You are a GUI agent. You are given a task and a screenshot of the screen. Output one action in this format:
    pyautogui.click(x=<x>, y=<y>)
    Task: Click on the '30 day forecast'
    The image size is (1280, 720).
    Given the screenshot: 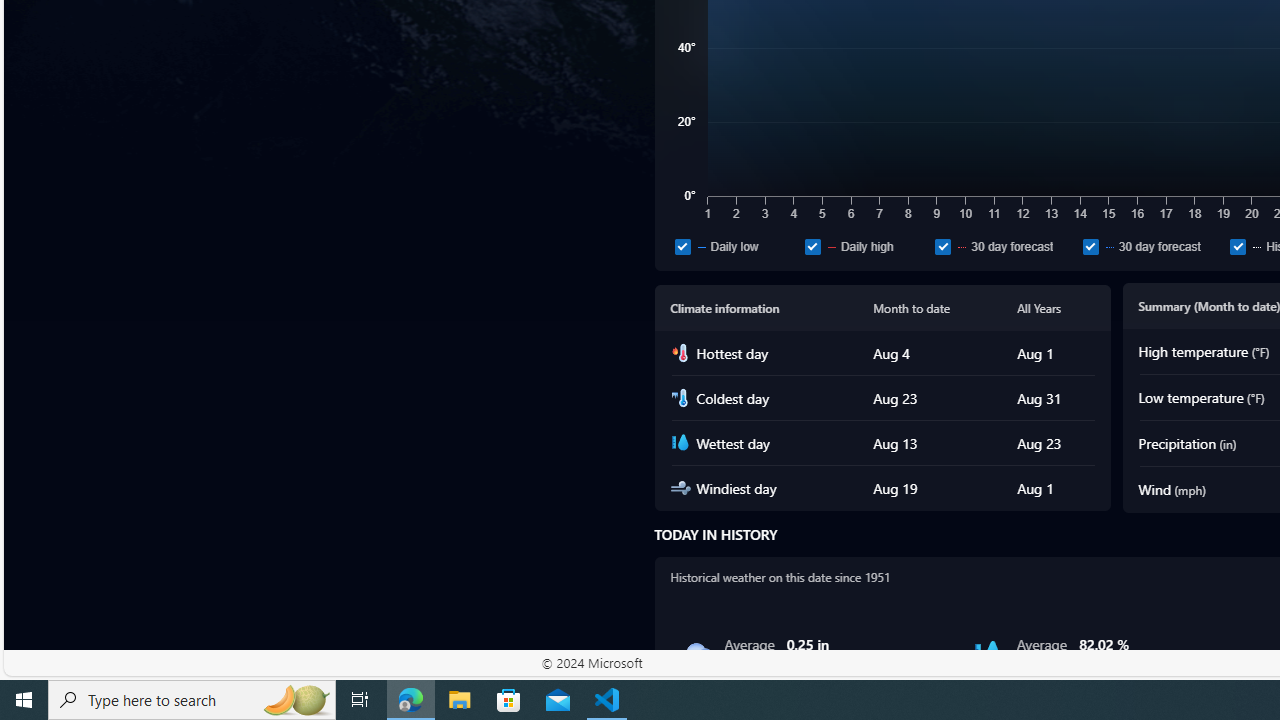 What is the action you would take?
    pyautogui.click(x=1152, y=245)
    